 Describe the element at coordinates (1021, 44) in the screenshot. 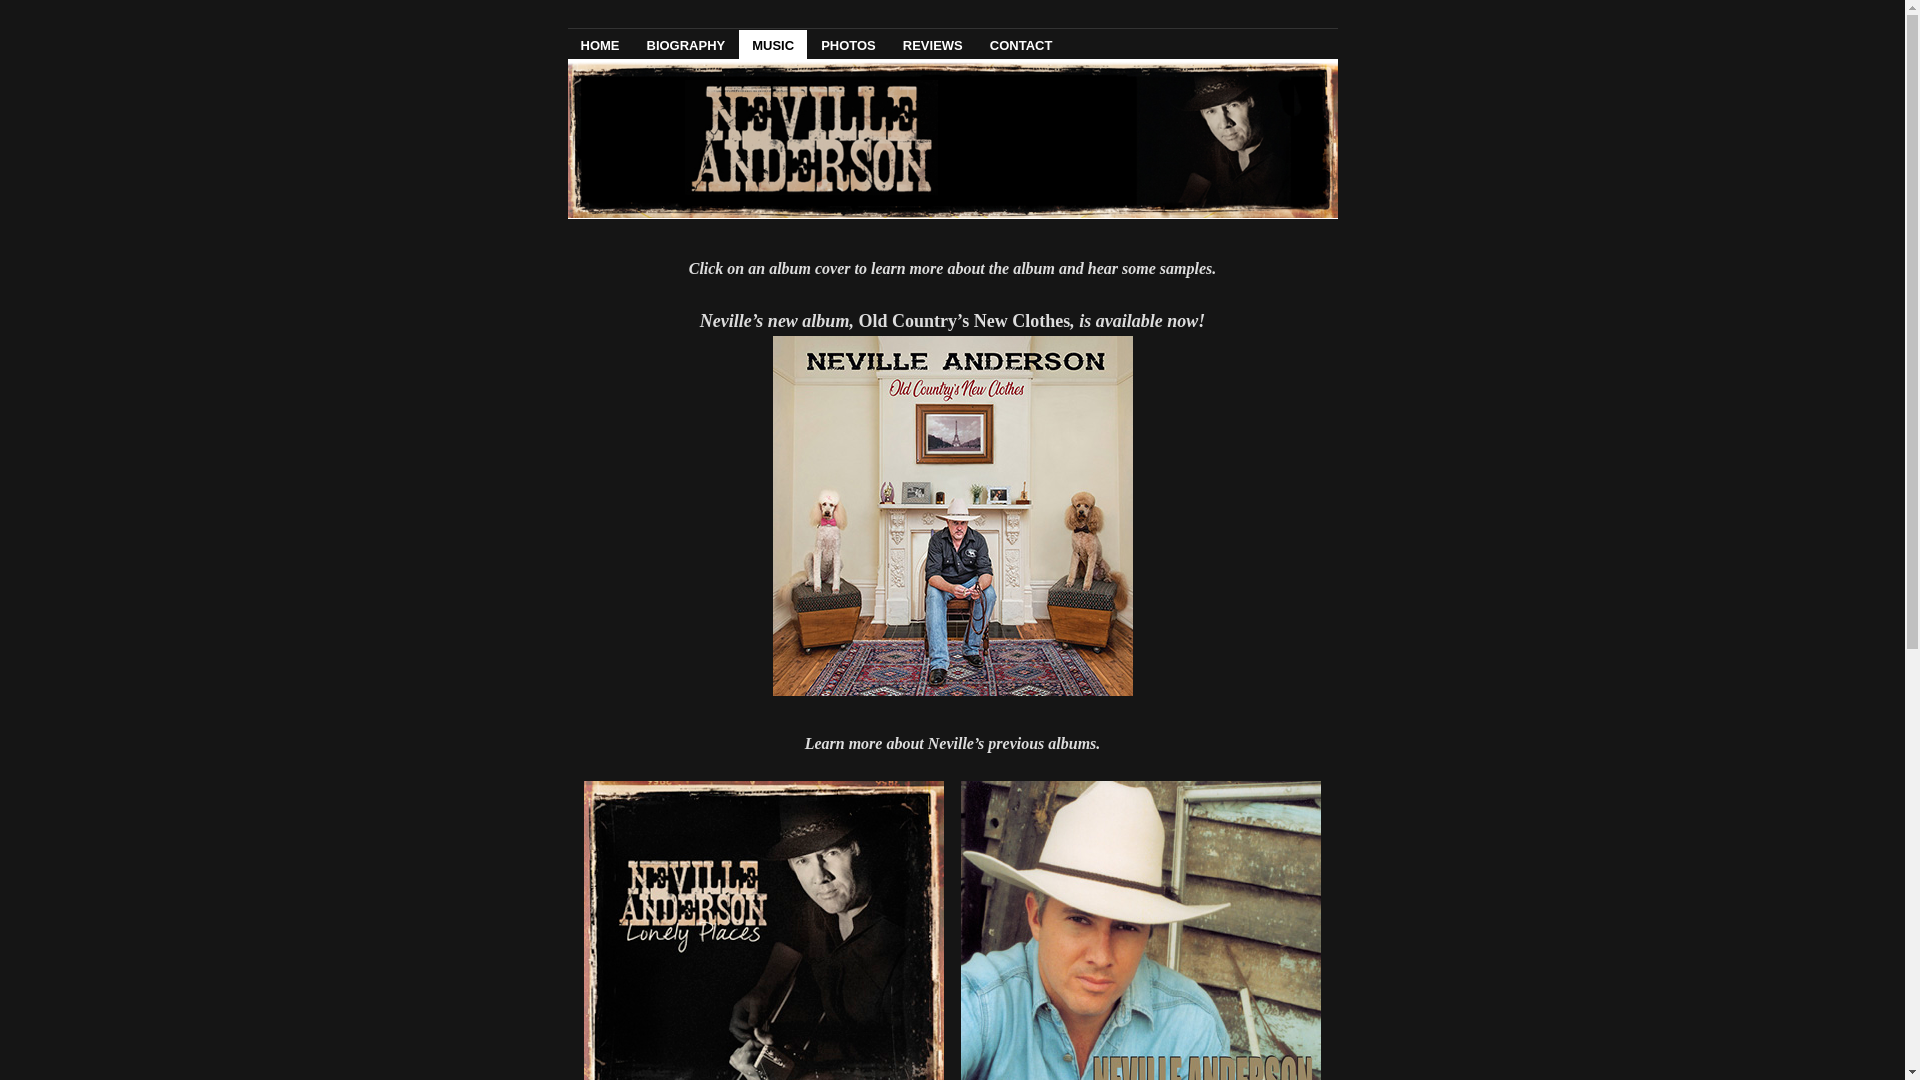

I see `'CONTACT'` at that location.